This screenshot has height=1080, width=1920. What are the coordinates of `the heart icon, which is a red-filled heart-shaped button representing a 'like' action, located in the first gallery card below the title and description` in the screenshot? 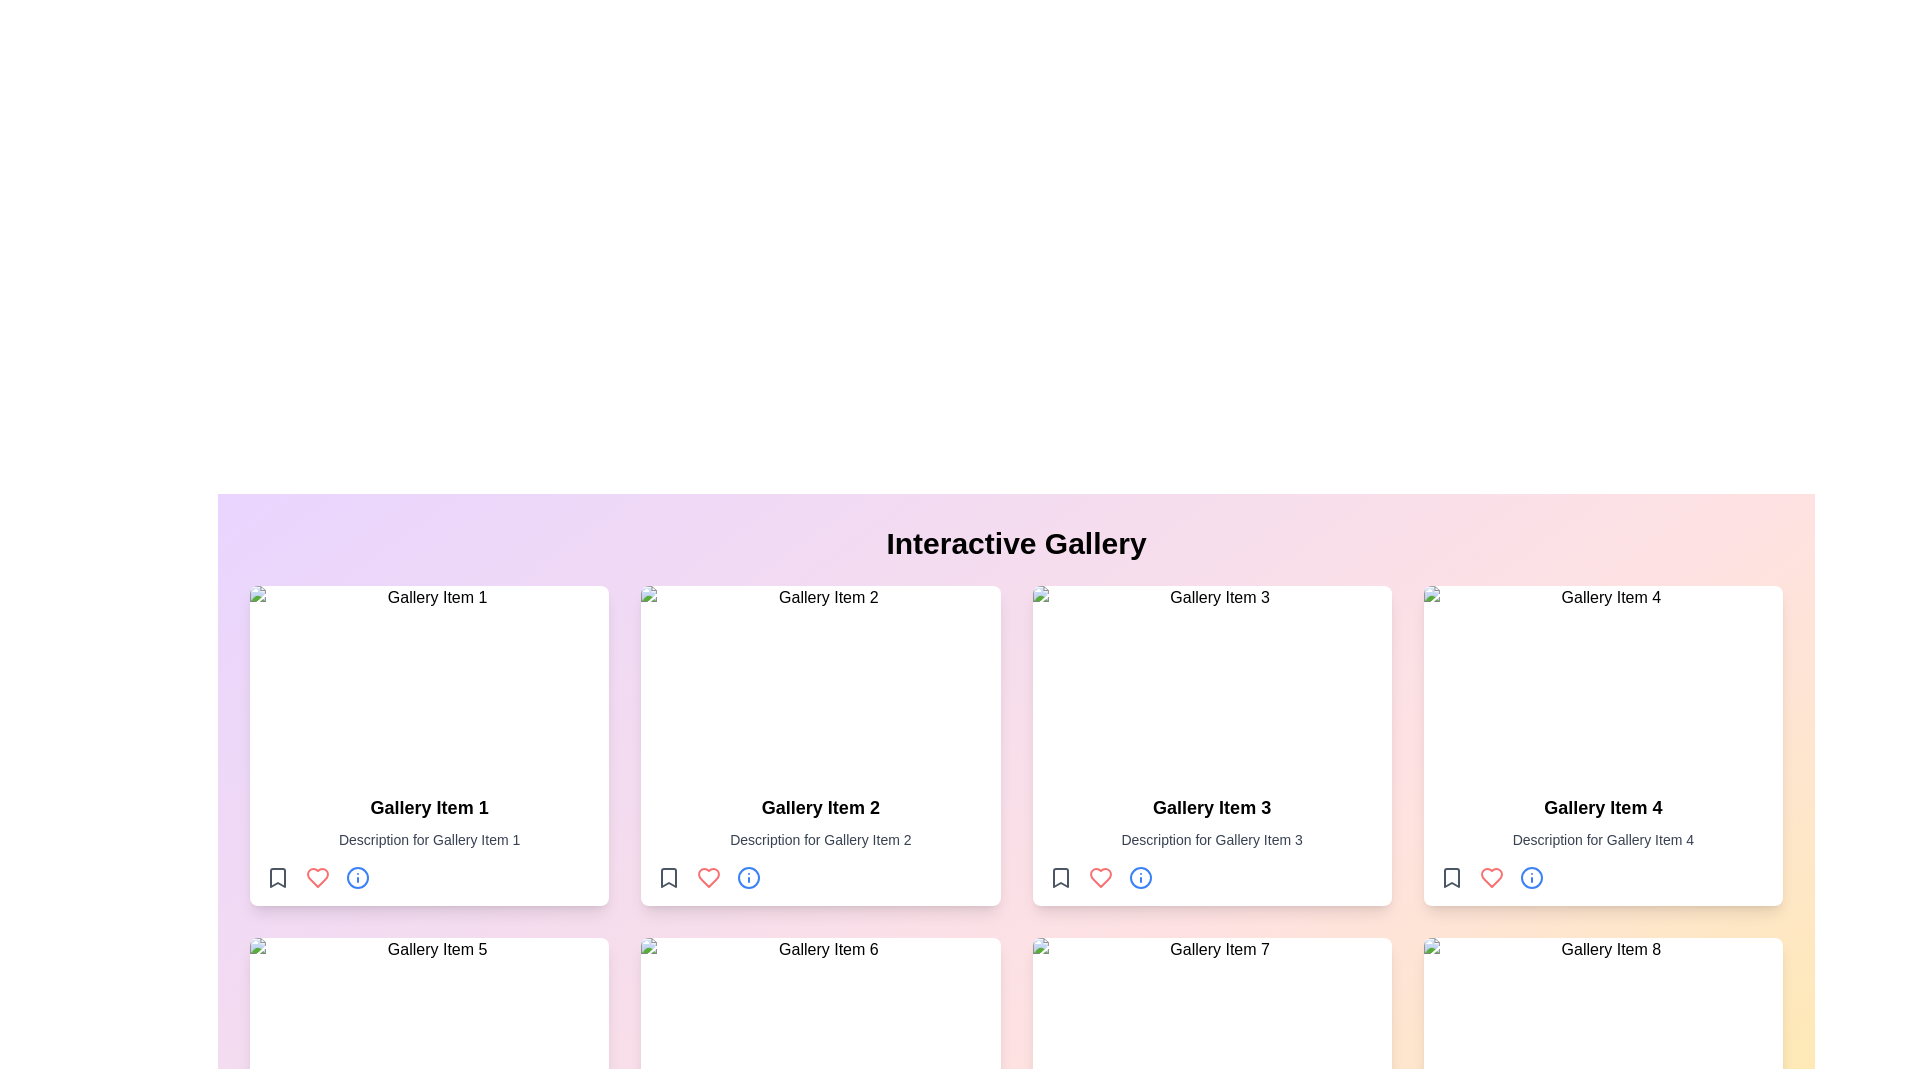 It's located at (316, 877).